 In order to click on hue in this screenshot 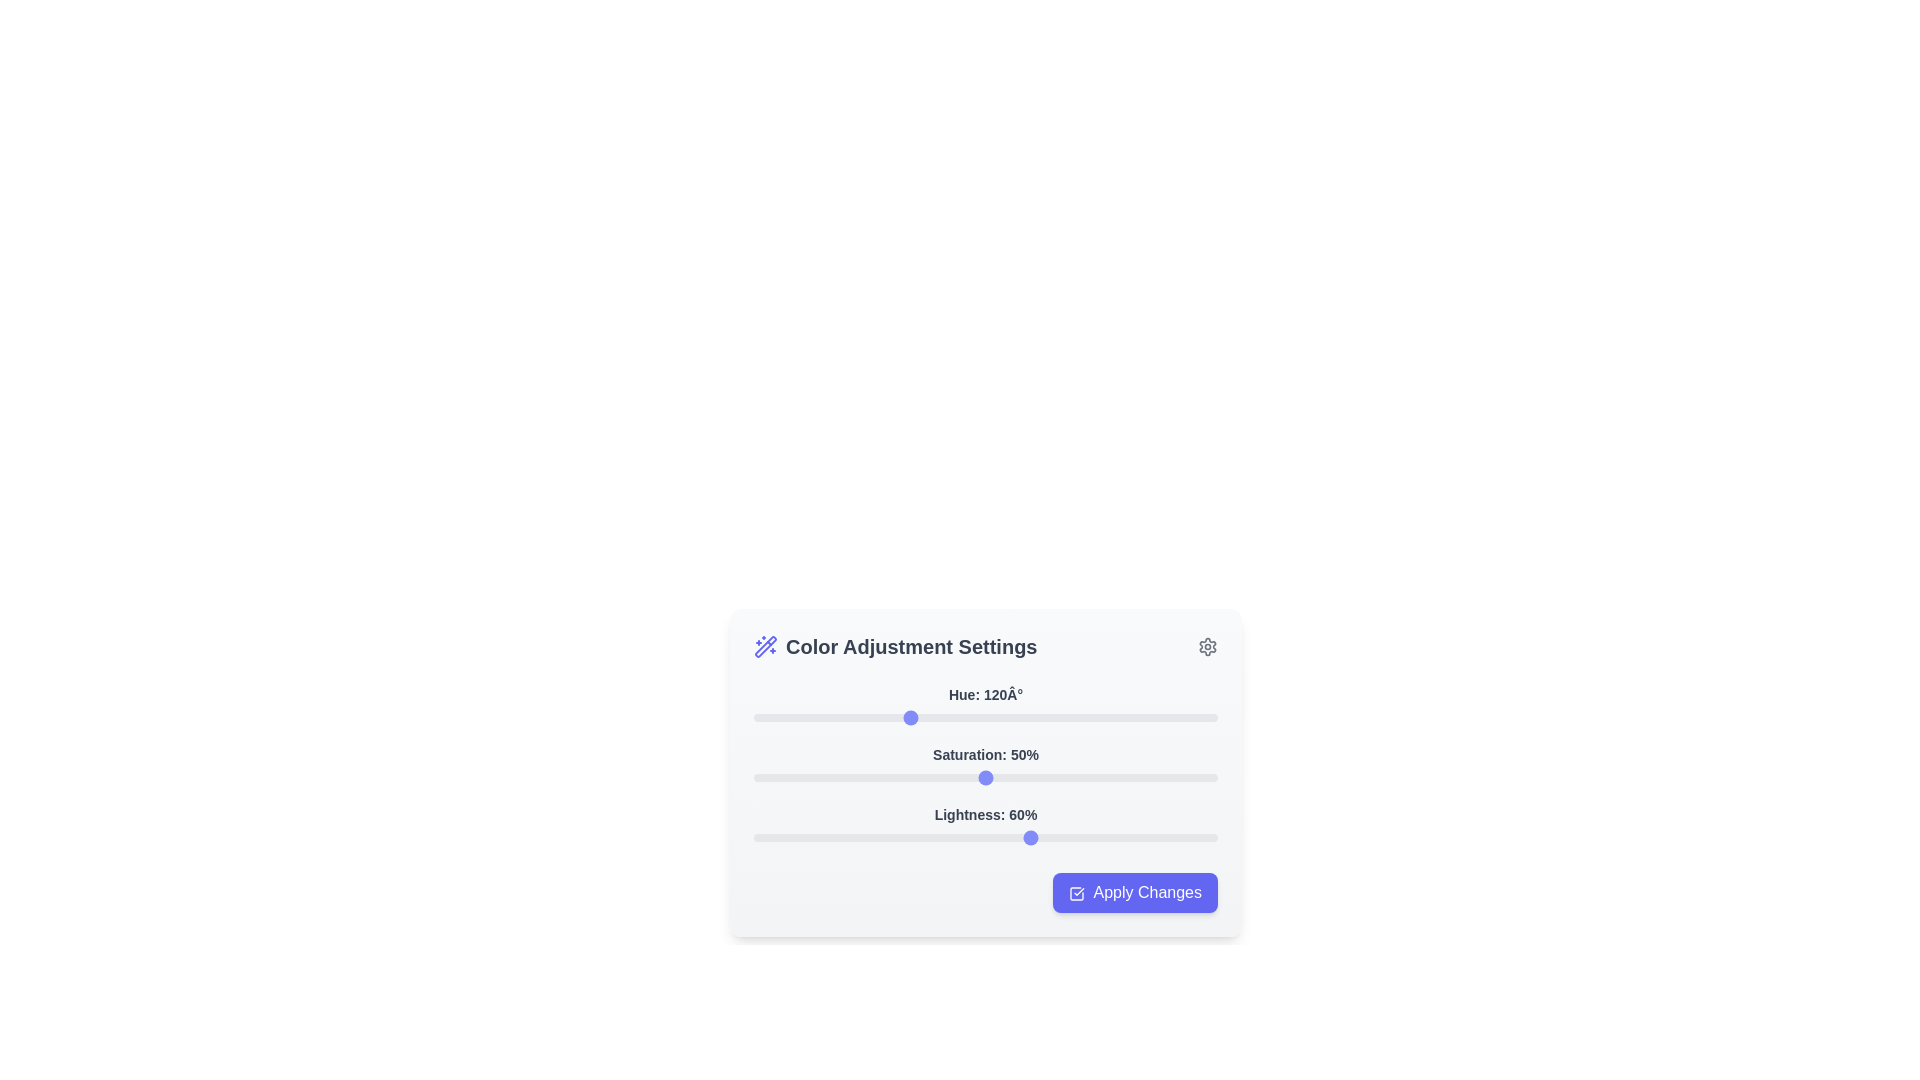, I will do `click(1028, 716)`.